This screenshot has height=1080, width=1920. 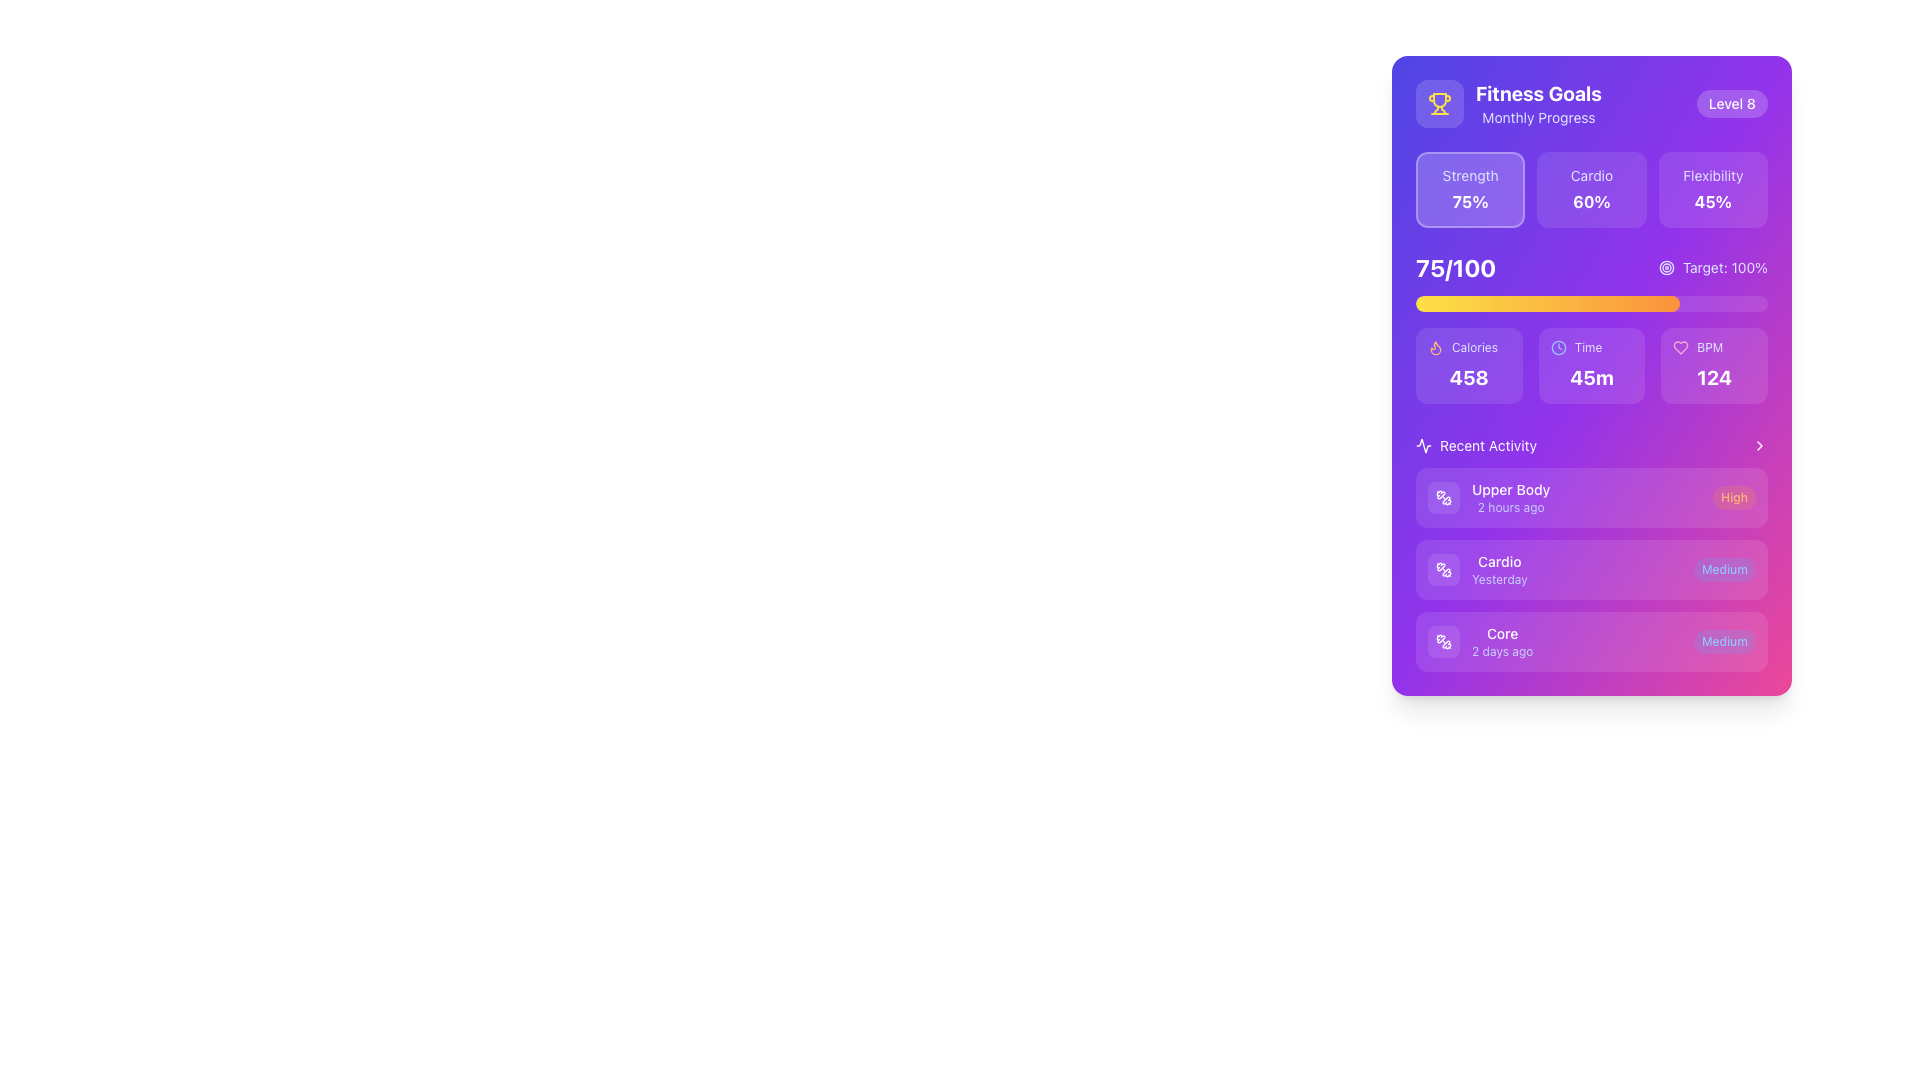 What do you see at coordinates (1713, 378) in the screenshot?
I see `text displayed in the BPM metric label located in the lower-right corner of the card interface, below the 'BPM' label and next to the heart icon` at bounding box center [1713, 378].